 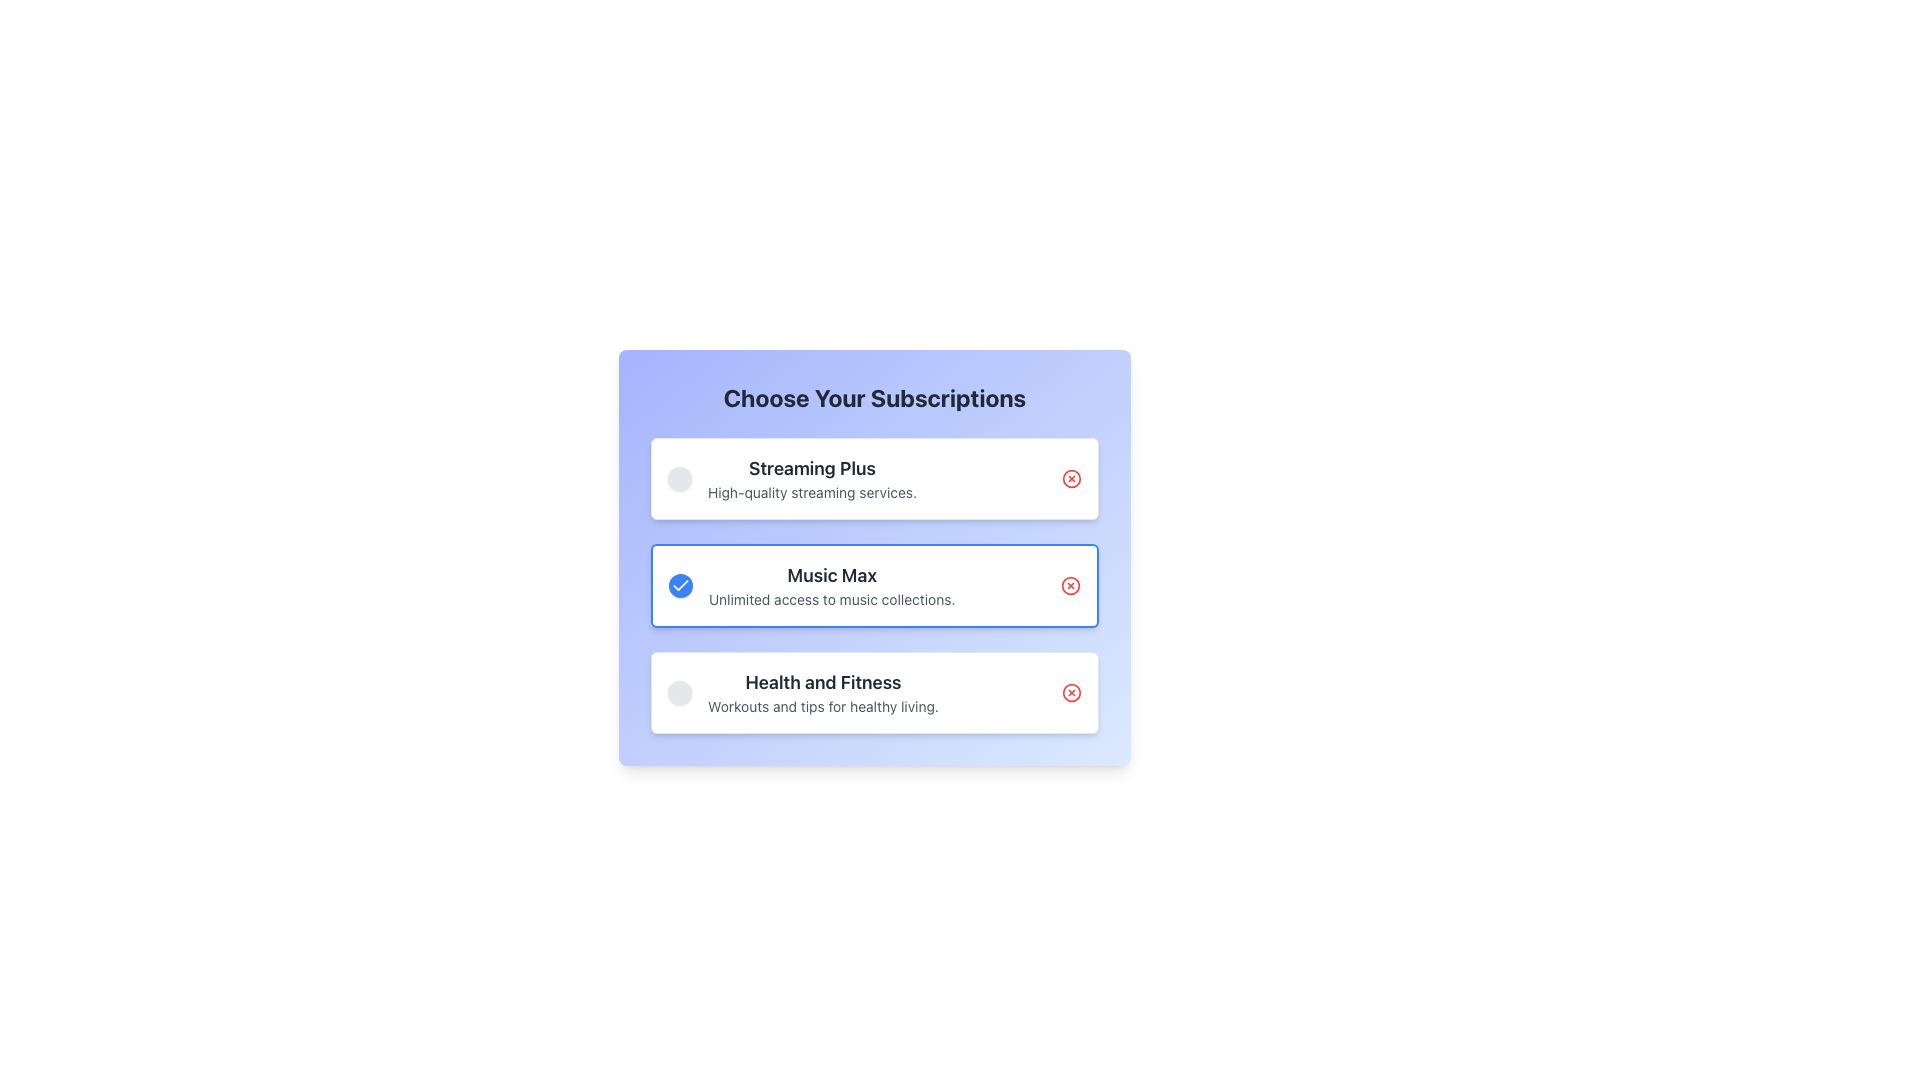 I want to click on the selectable list item labeled 'Music Max' which features a blue border and a white background, so click(x=874, y=585).